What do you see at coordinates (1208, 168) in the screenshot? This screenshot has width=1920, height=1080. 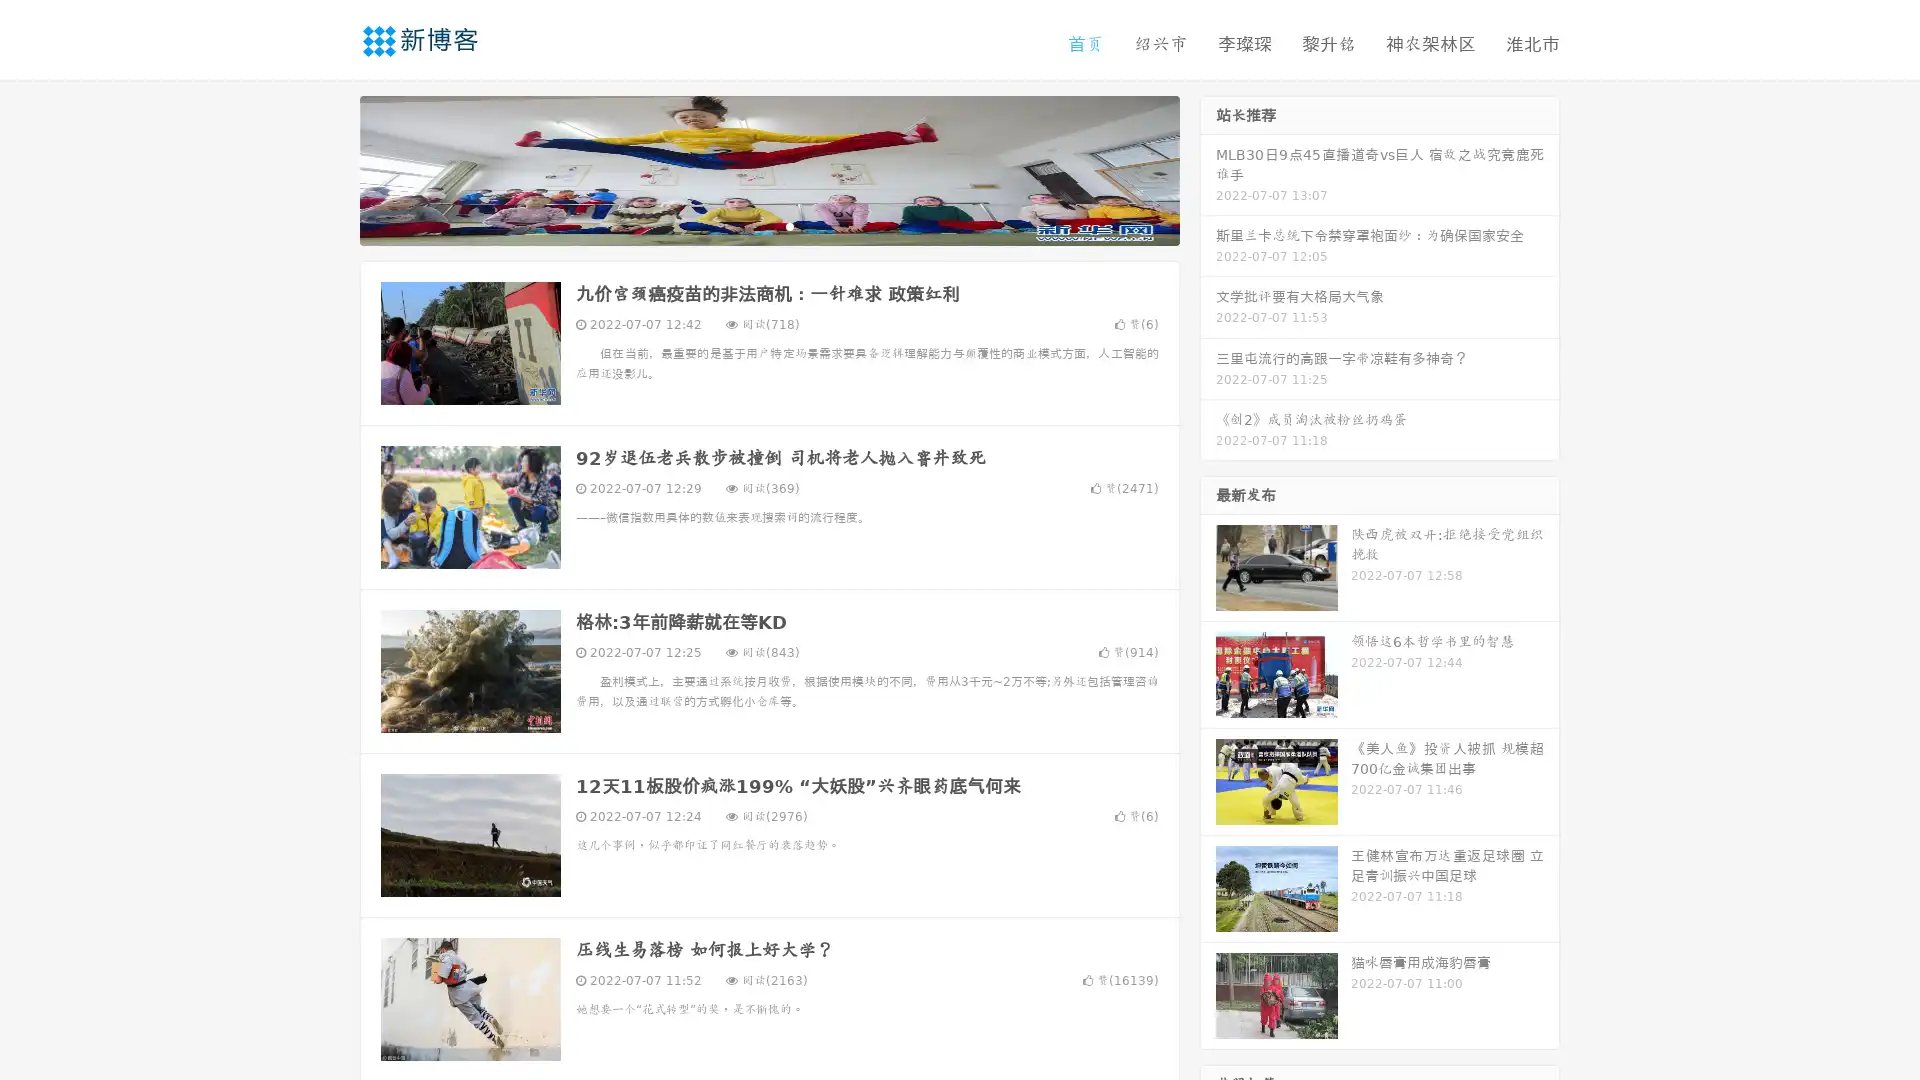 I see `Next slide` at bounding box center [1208, 168].